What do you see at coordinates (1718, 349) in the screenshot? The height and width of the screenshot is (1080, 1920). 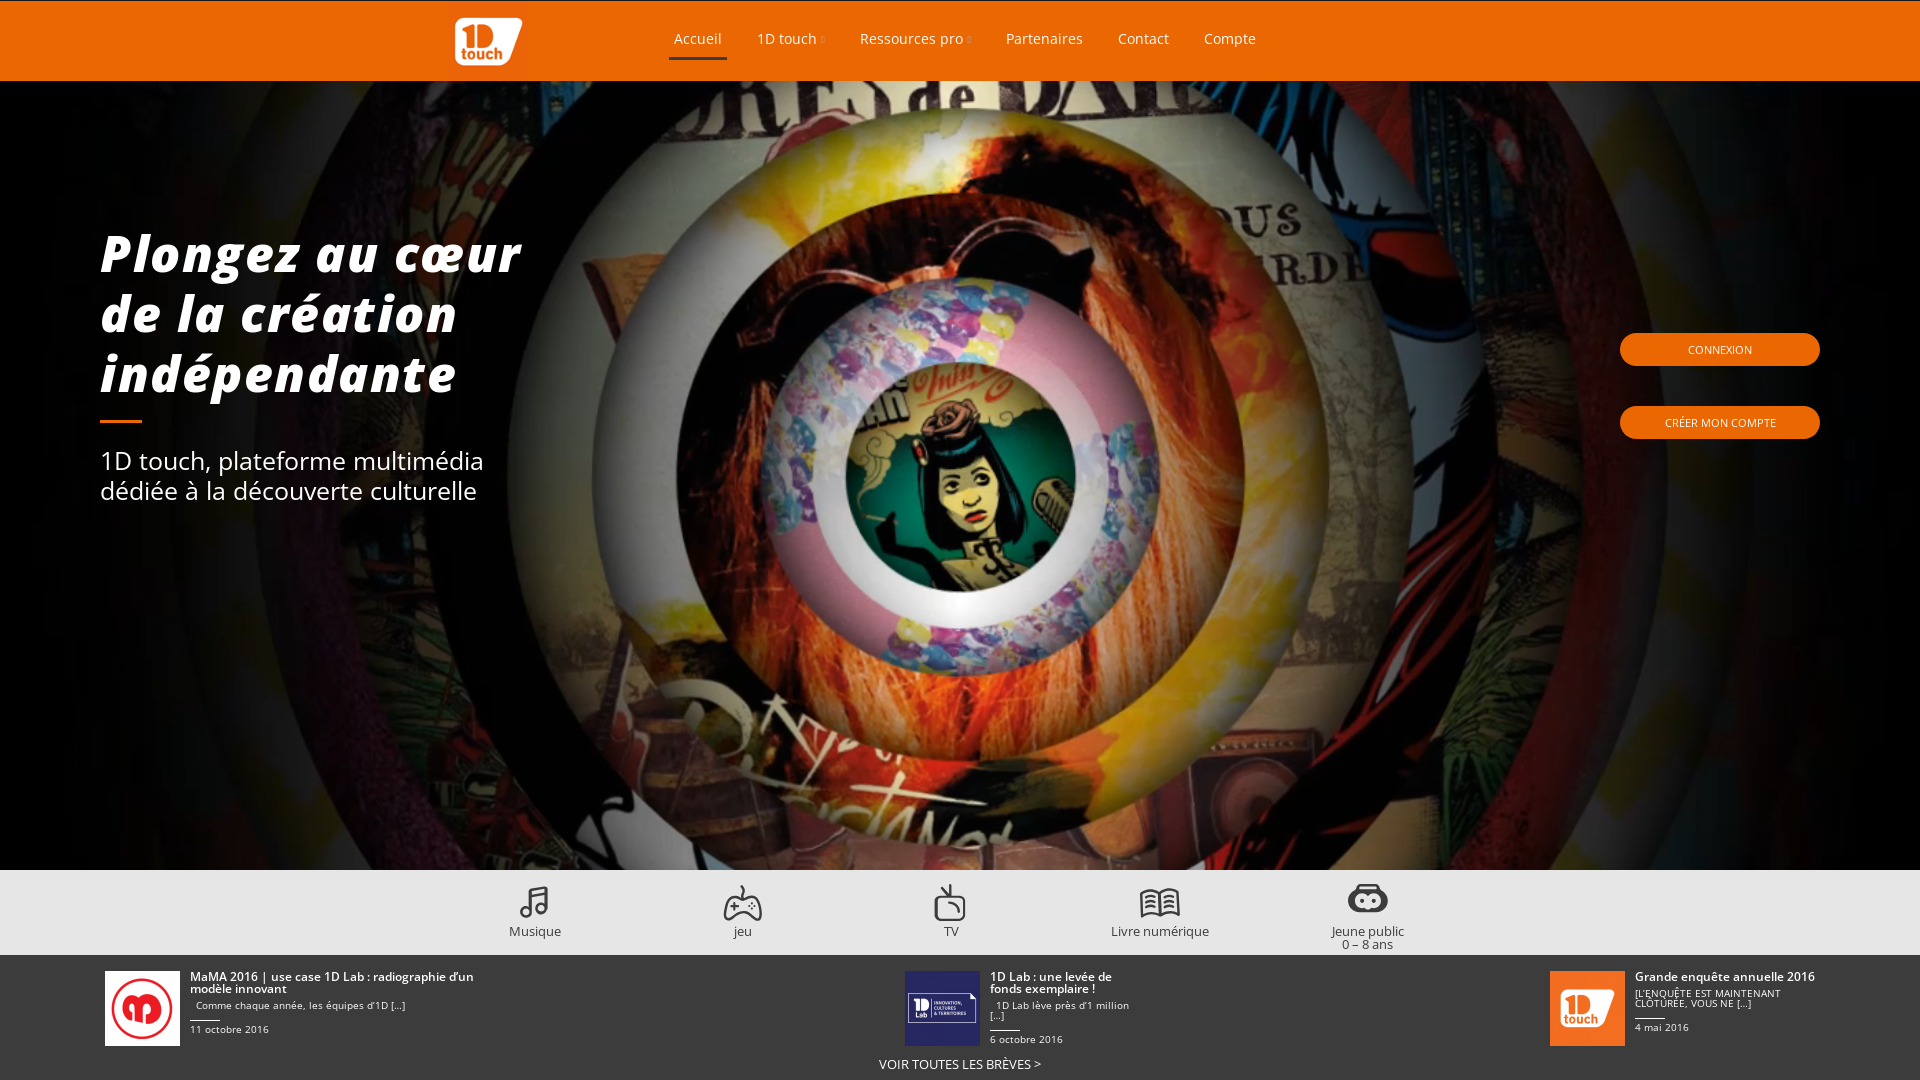 I see `'CONNEXION'` at bounding box center [1718, 349].